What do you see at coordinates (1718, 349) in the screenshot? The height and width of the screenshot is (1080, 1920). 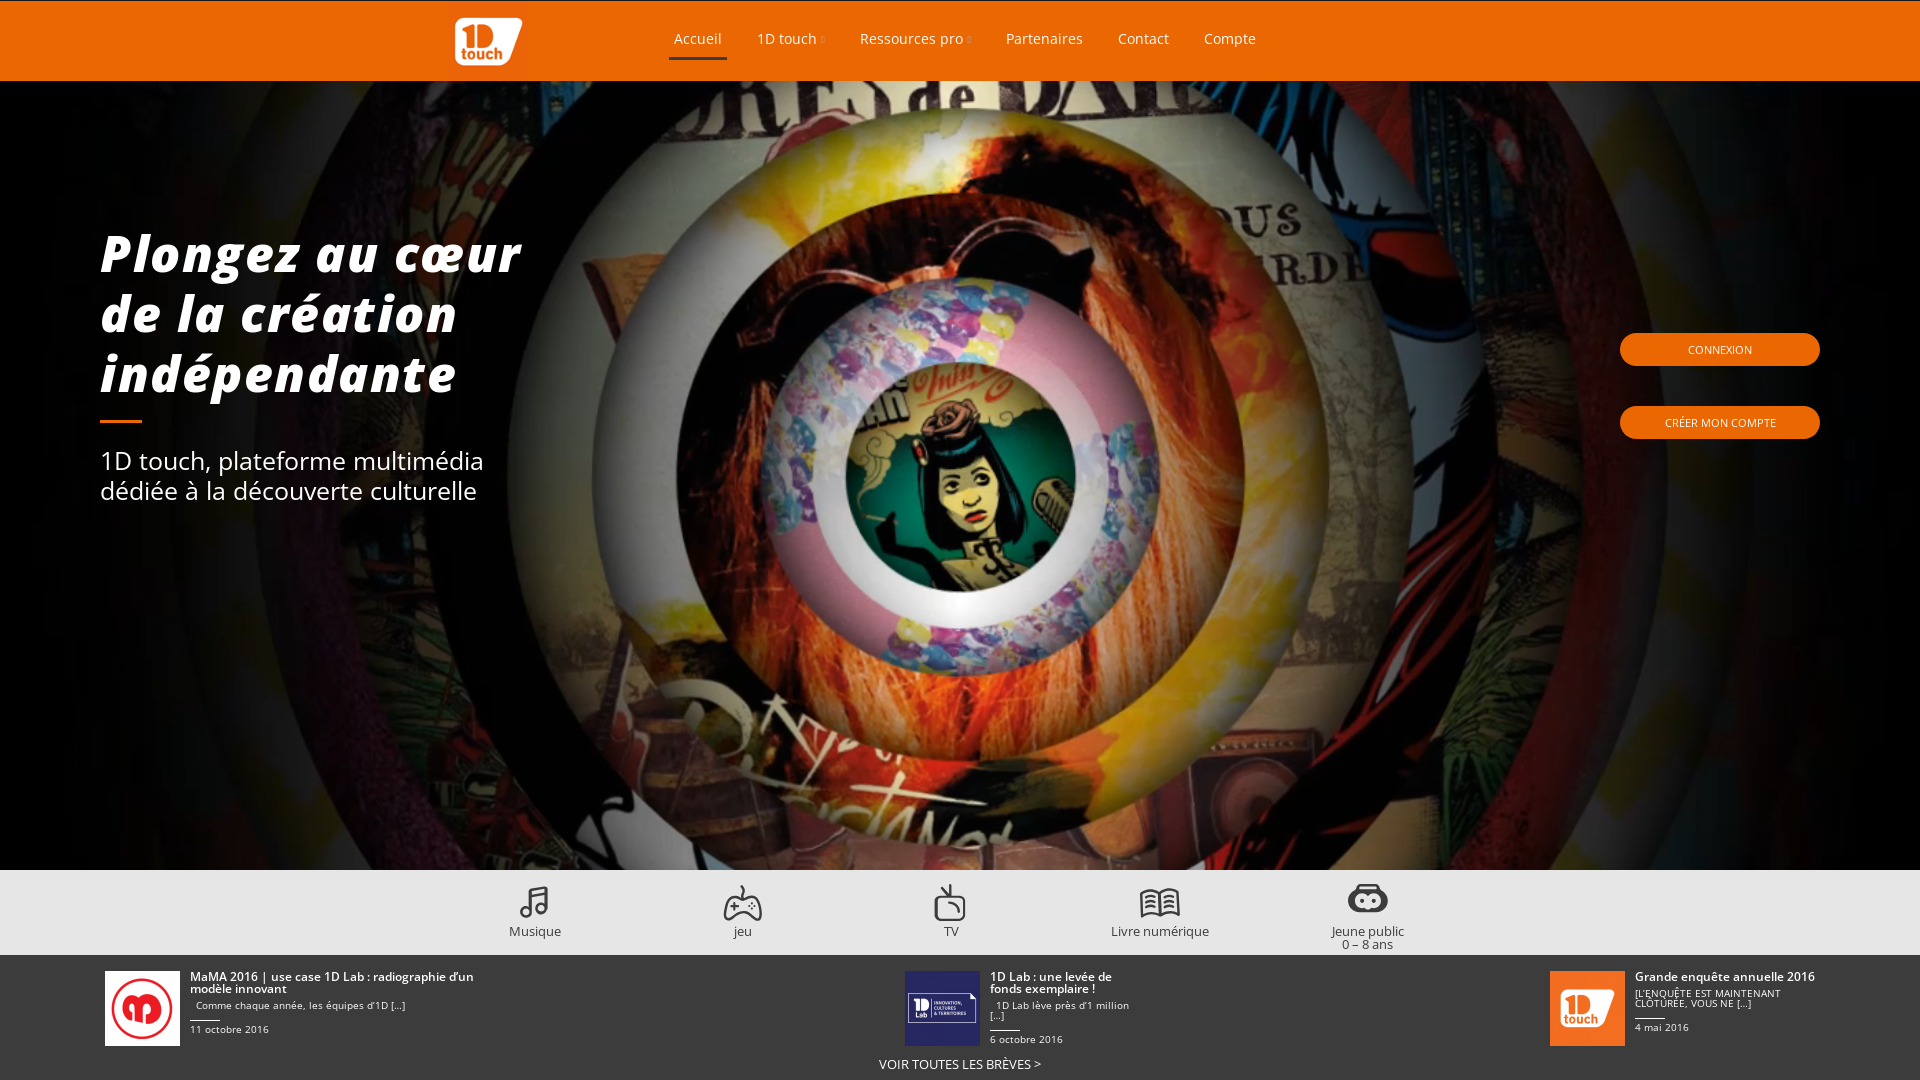 I see `'CONNEXION'` at bounding box center [1718, 349].